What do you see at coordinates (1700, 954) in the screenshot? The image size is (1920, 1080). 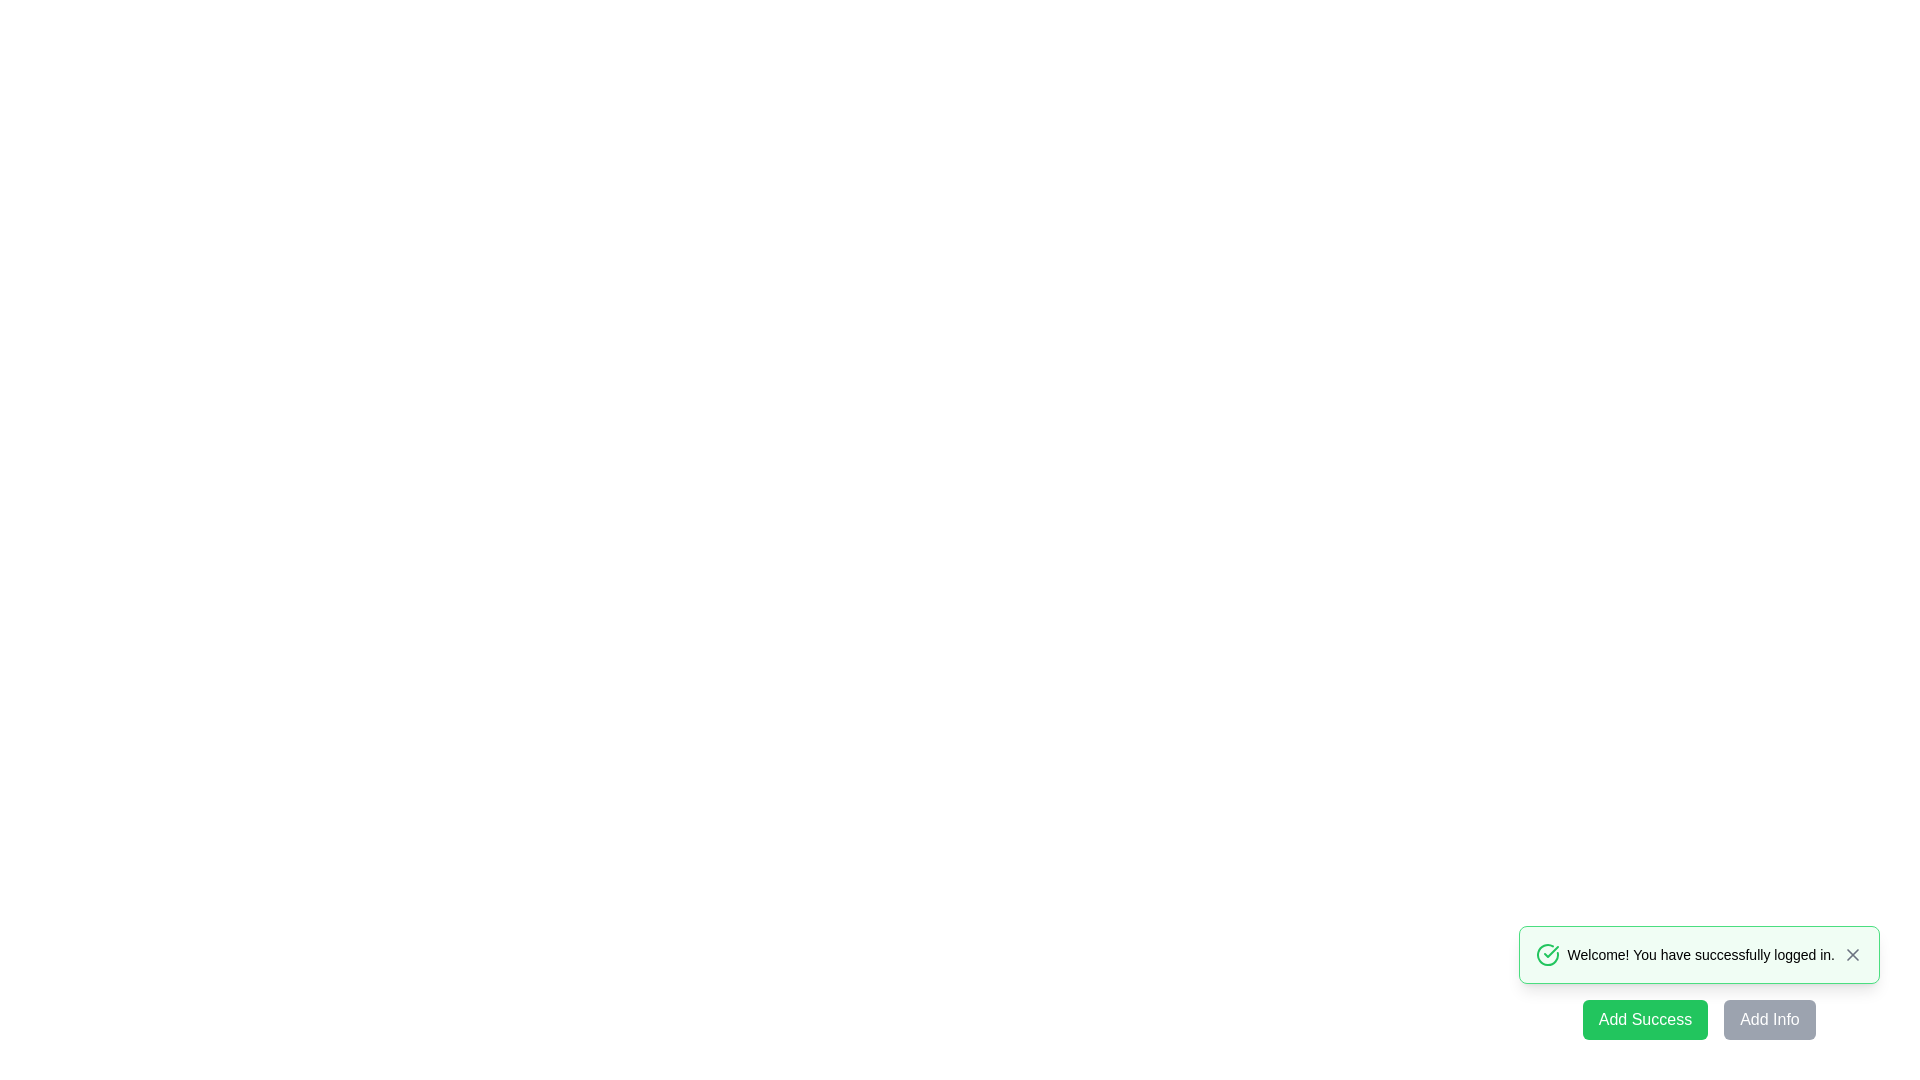 I see `message from the Text label that says 'Welcome! You have successfully logged in.' which is styled in a small font within a light green box` at bounding box center [1700, 954].